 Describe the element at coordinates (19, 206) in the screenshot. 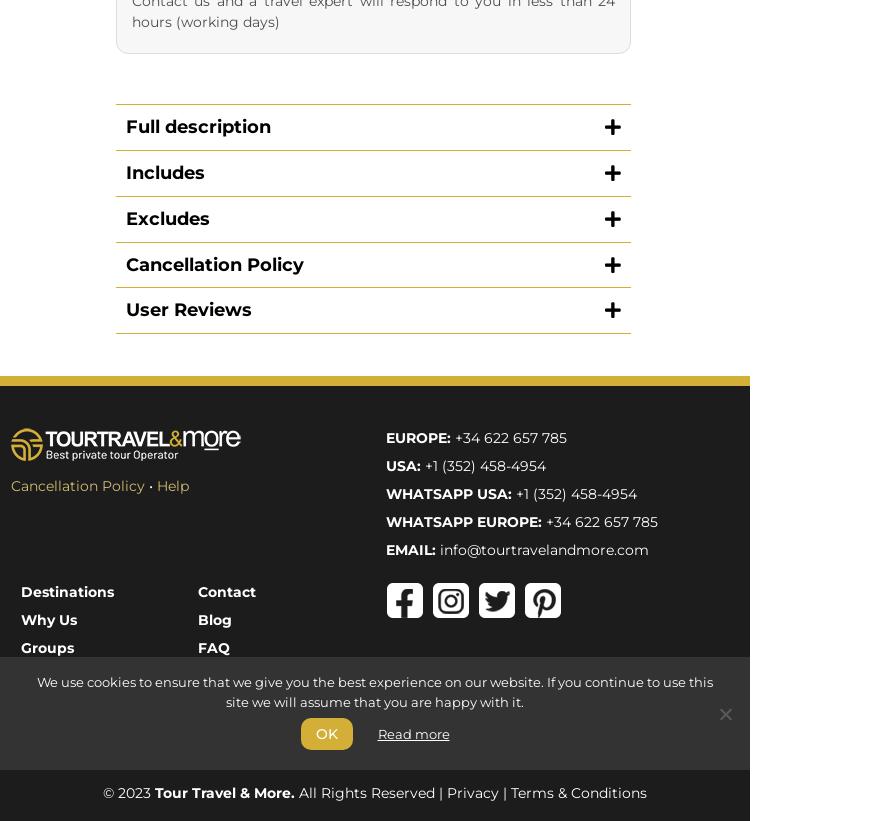

I see `'Why Us'` at that location.